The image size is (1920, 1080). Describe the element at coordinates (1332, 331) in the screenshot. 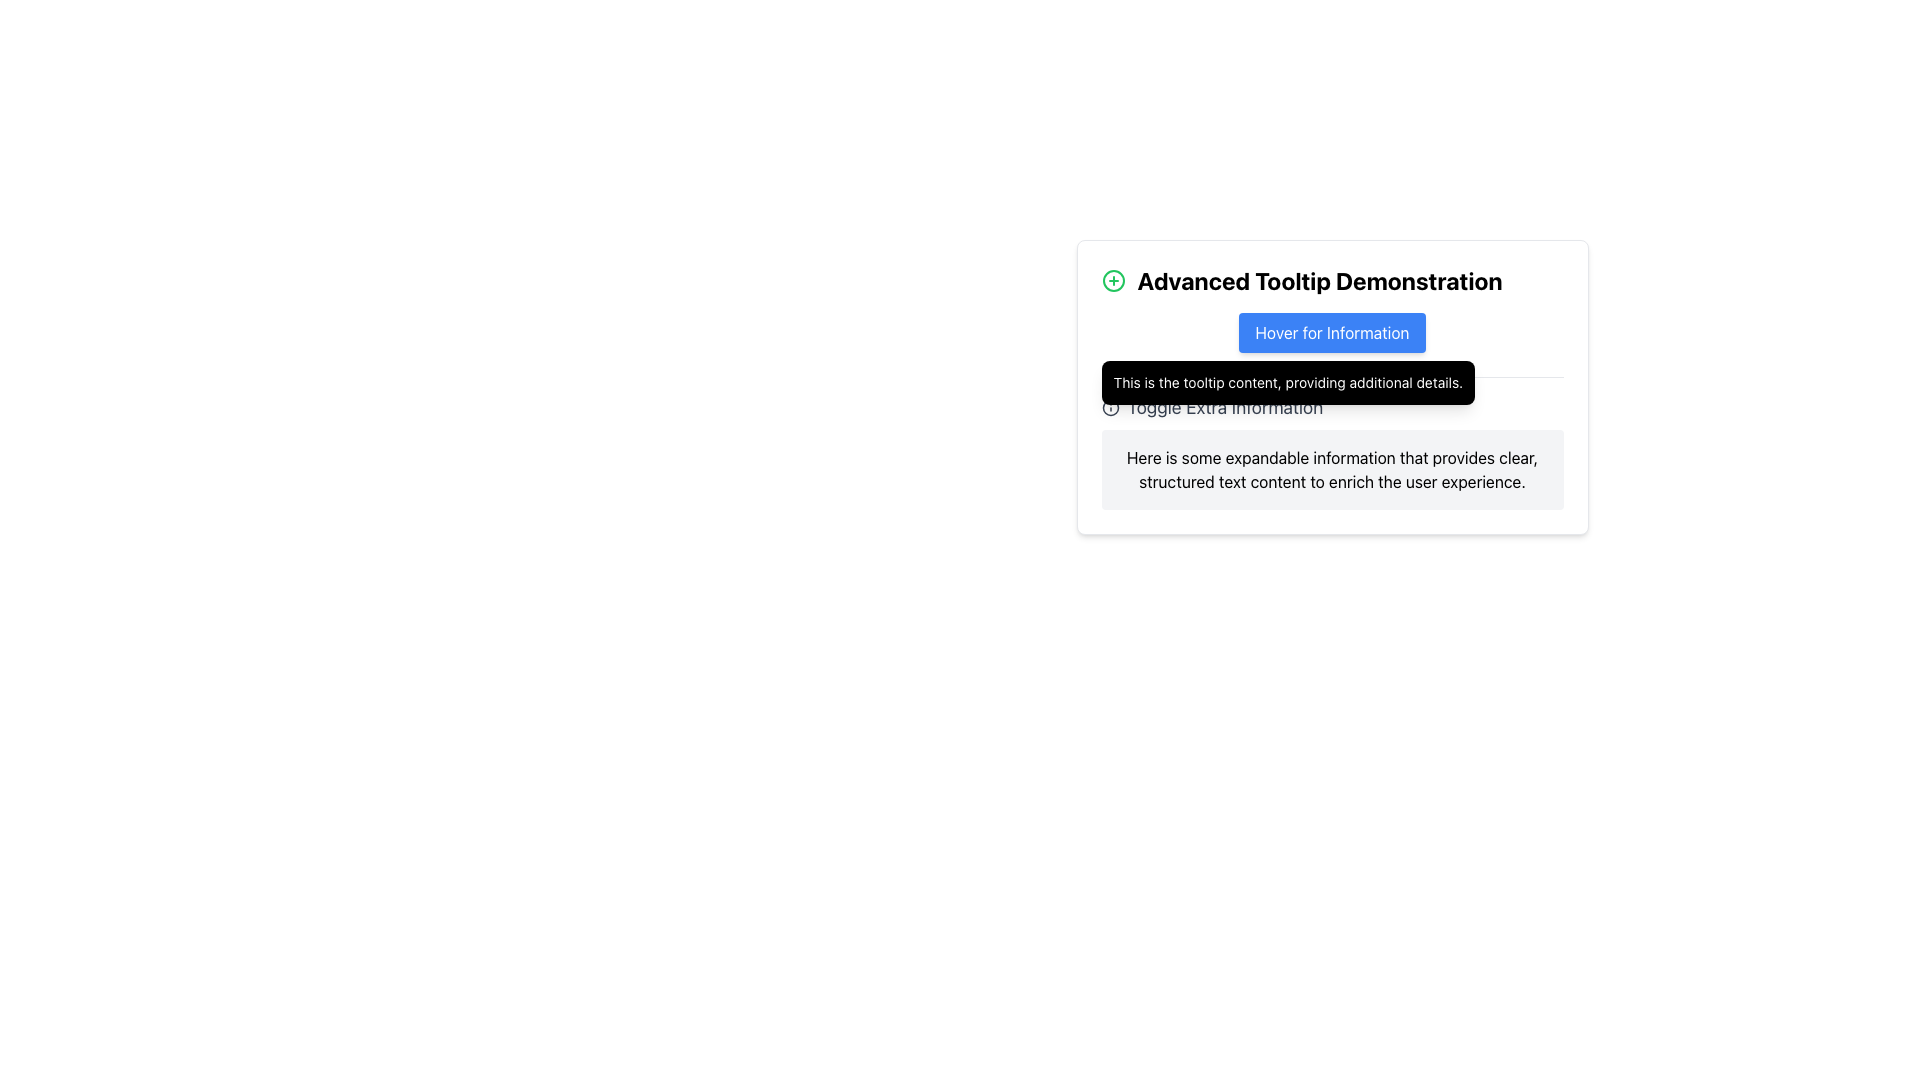

I see `the rectangular blue button labeled 'Hover for Information' with white text and rounded corners, which is part of the tooltip demonstration module` at that location.